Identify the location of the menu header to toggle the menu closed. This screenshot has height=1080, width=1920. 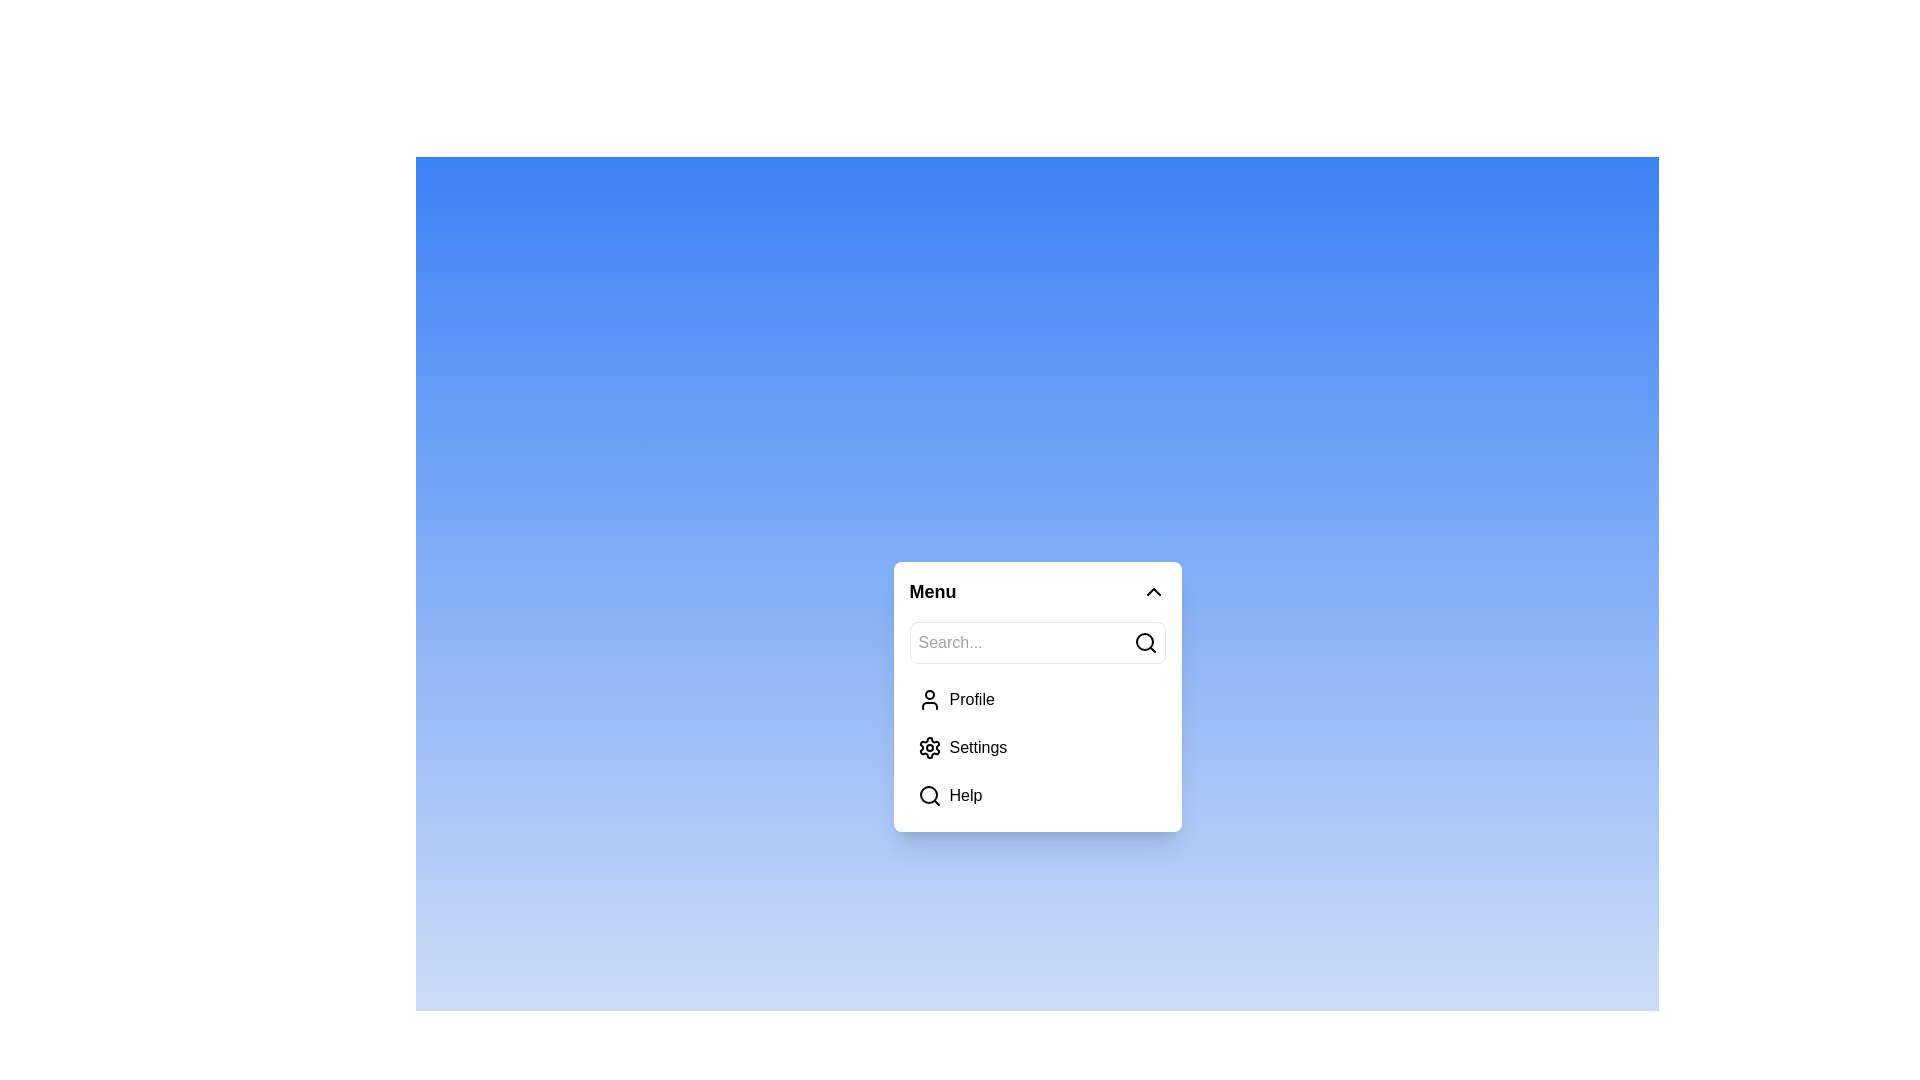
(1037, 590).